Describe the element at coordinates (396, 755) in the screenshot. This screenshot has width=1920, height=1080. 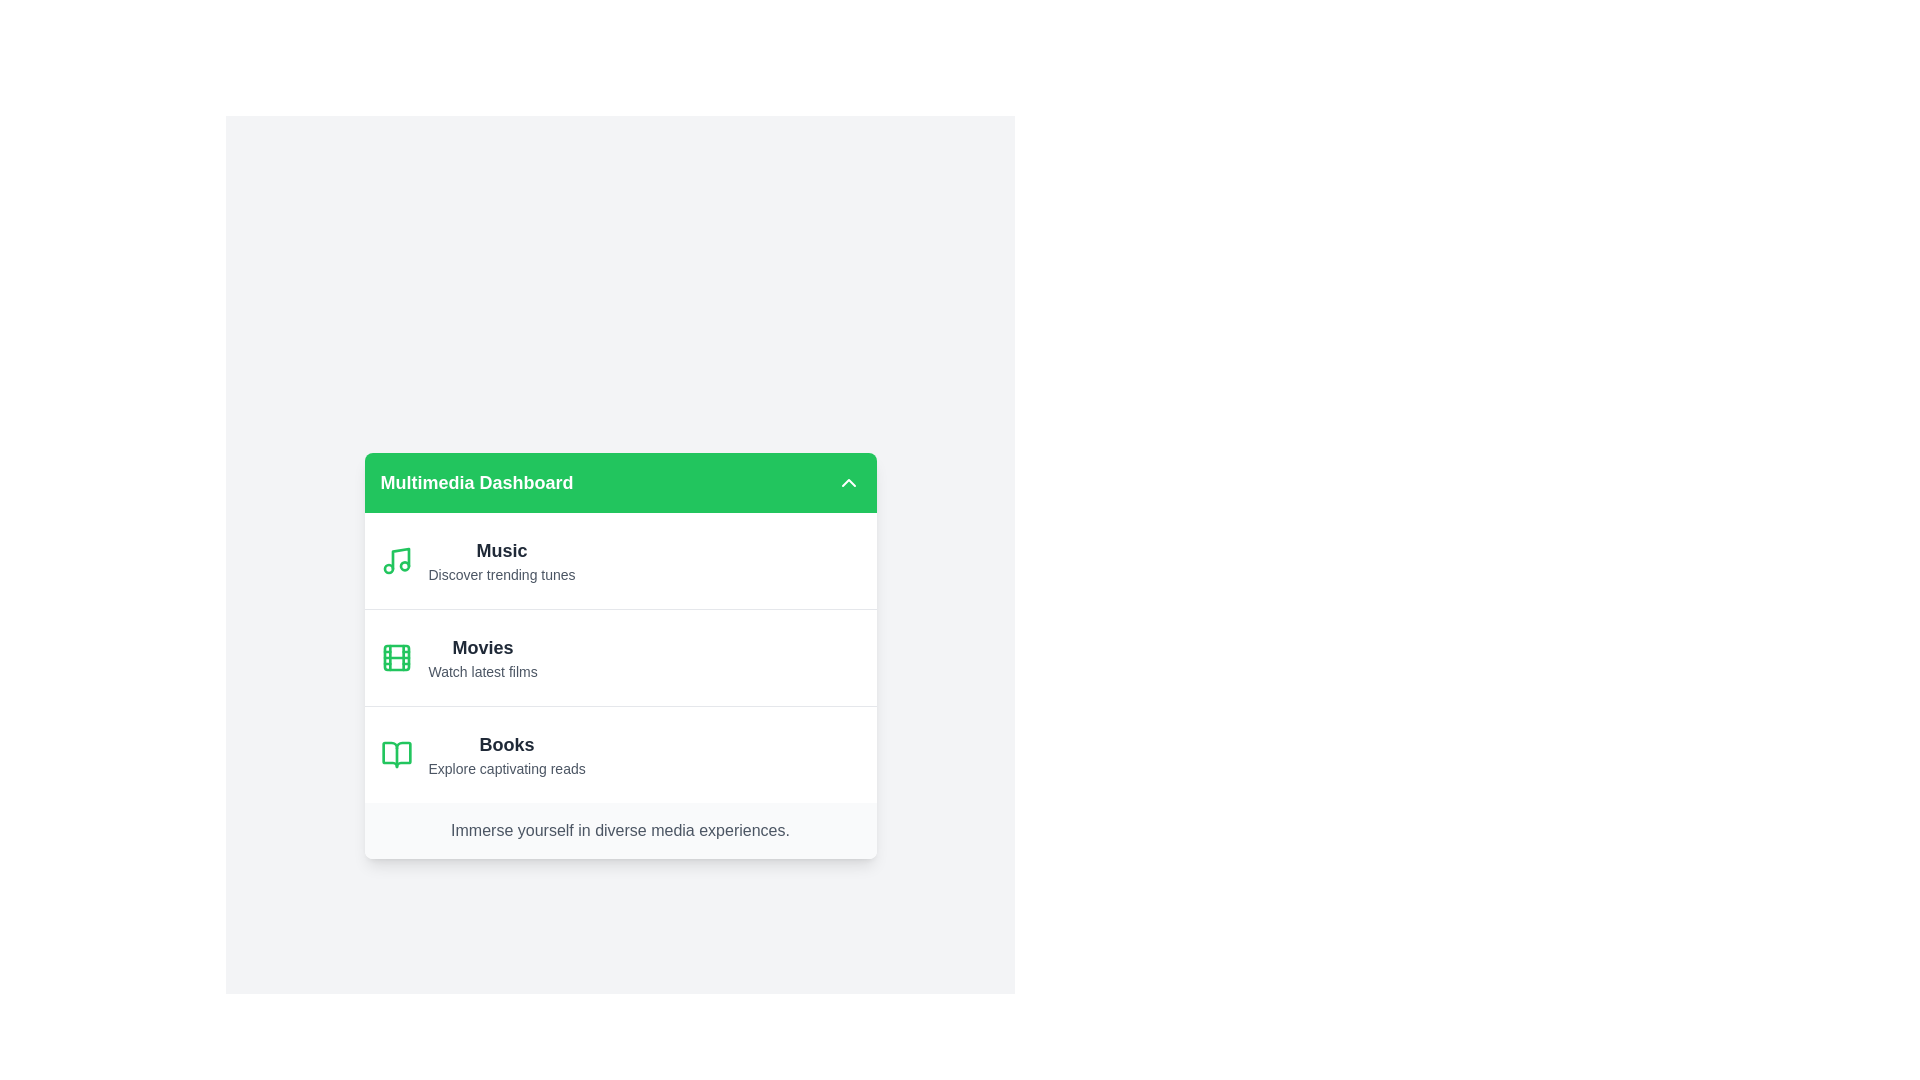
I see `the icon corresponding to Books to view its details` at that location.